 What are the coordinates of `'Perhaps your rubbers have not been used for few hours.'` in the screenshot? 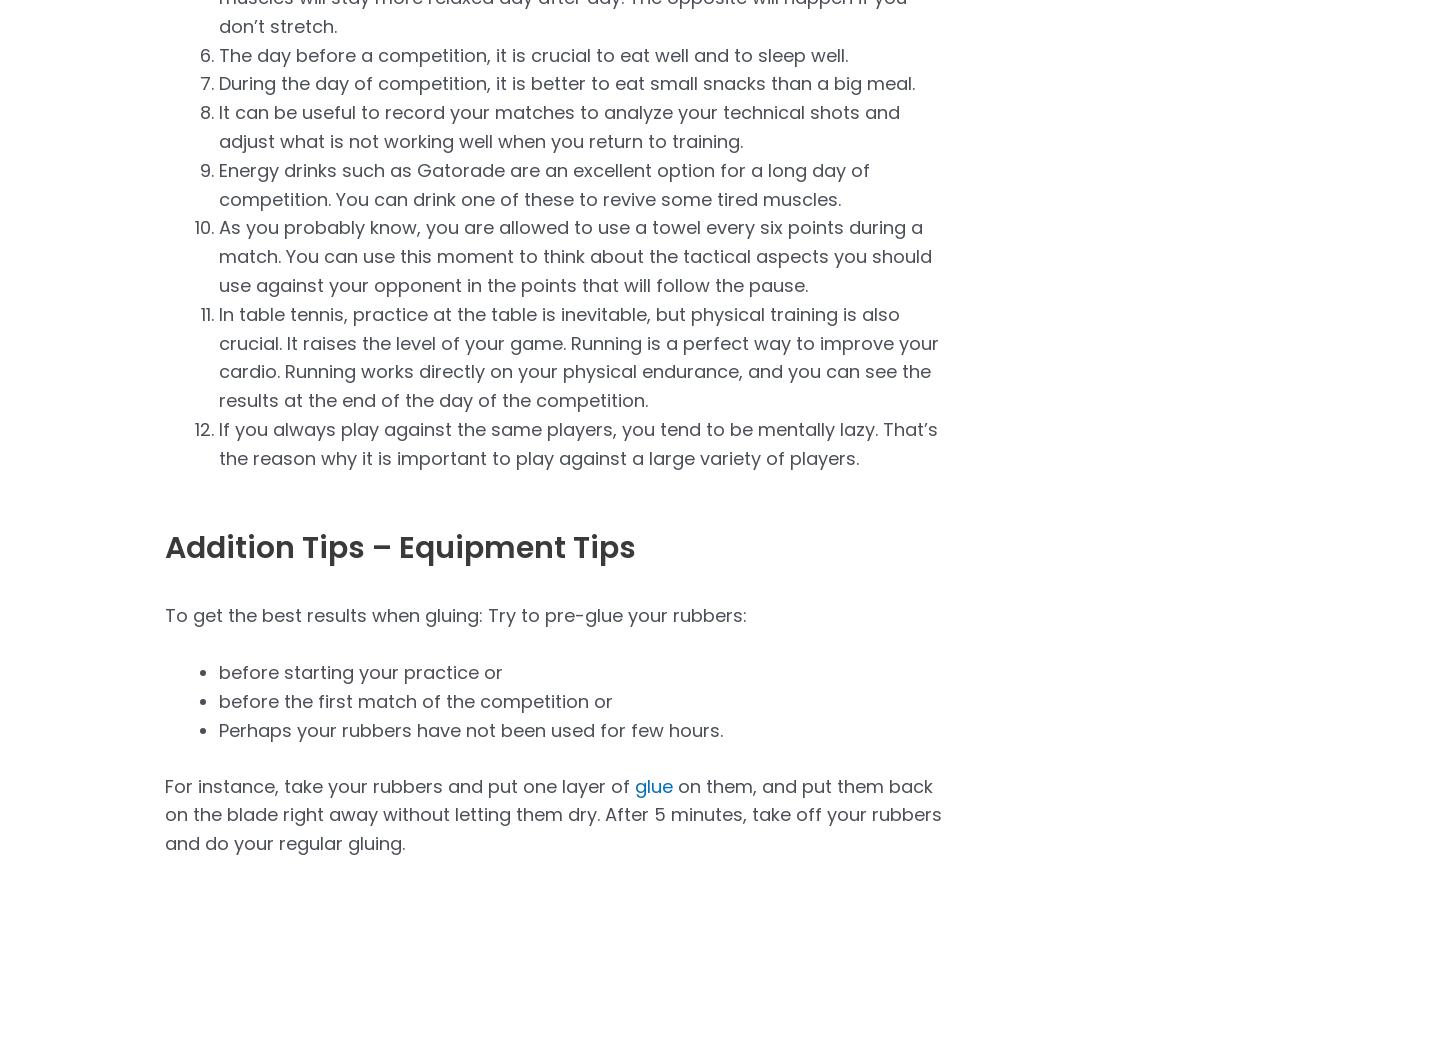 It's located at (469, 729).